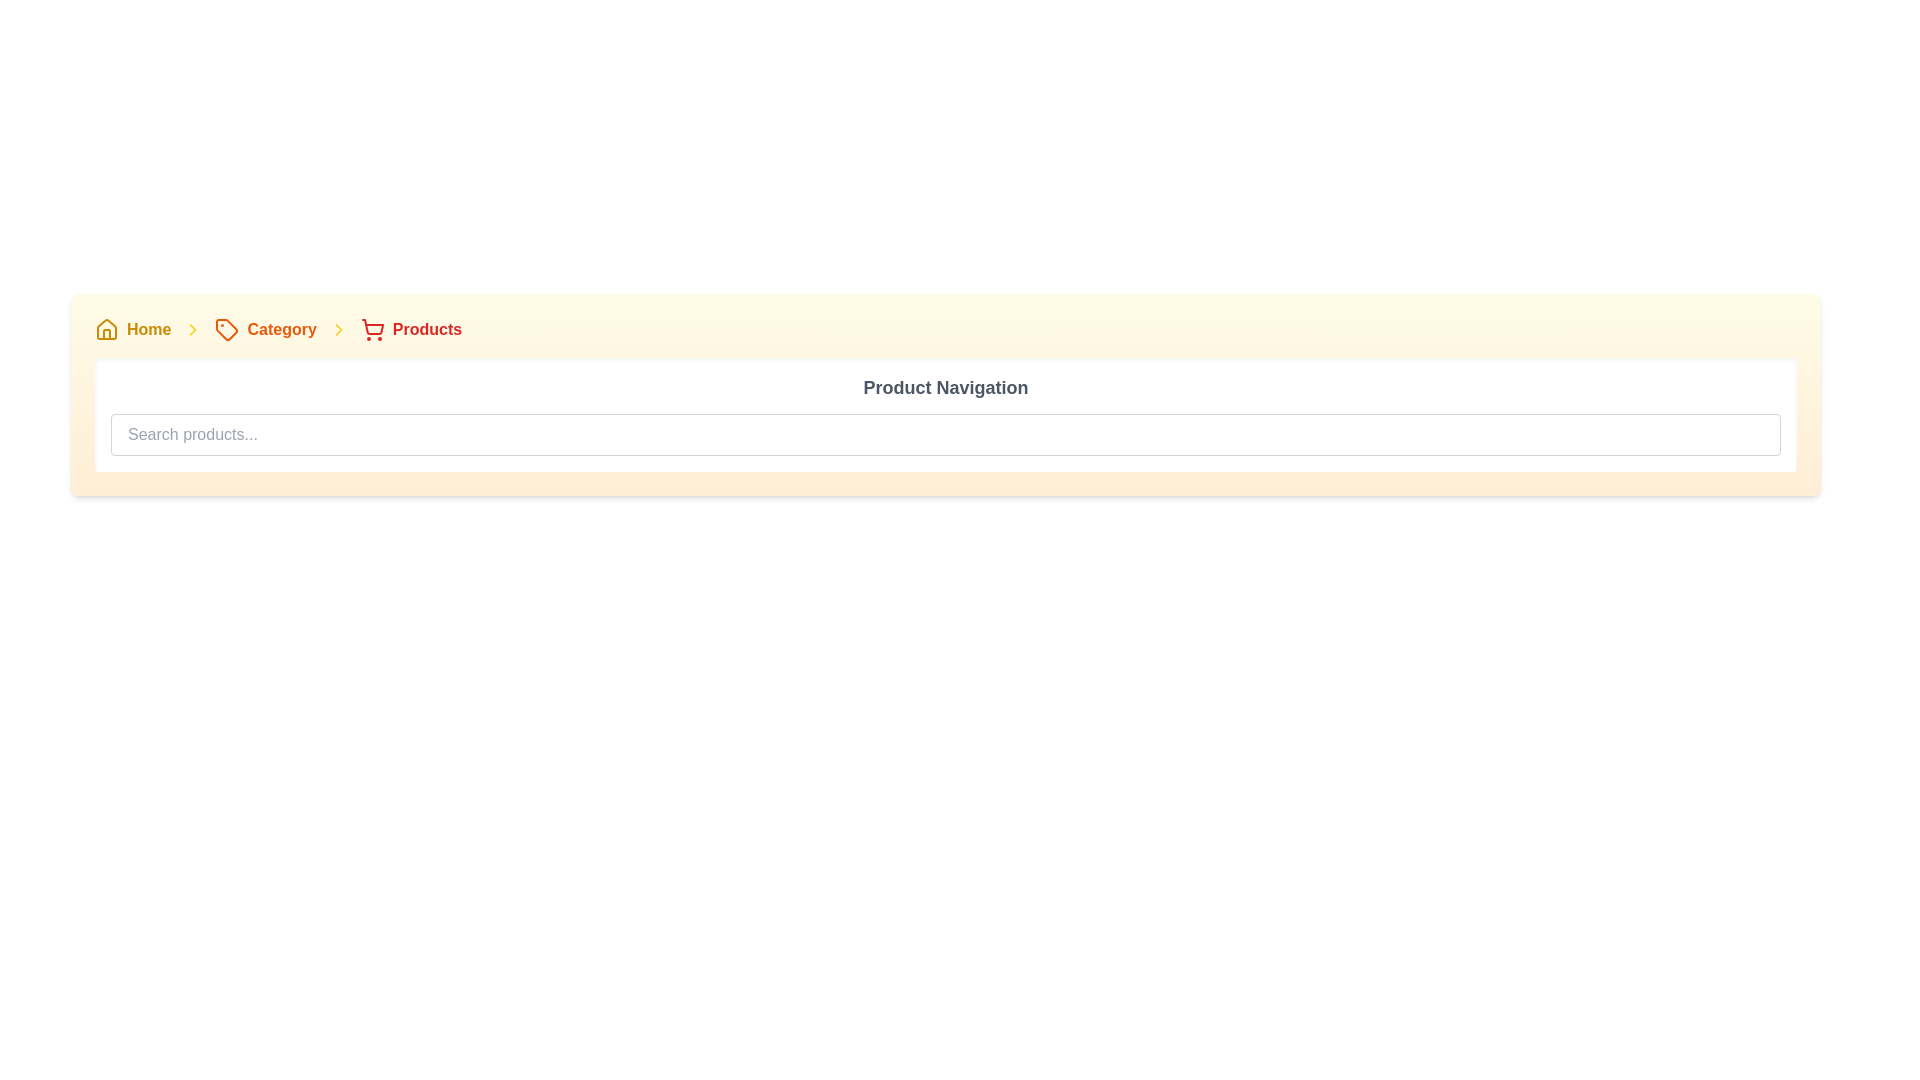 This screenshot has height=1080, width=1920. What do you see at coordinates (105, 327) in the screenshot?
I see `the detailed vector graphic of the house outline icon located in the breadcrumb navigation bar at the top-left corner of the interface` at bounding box center [105, 327].